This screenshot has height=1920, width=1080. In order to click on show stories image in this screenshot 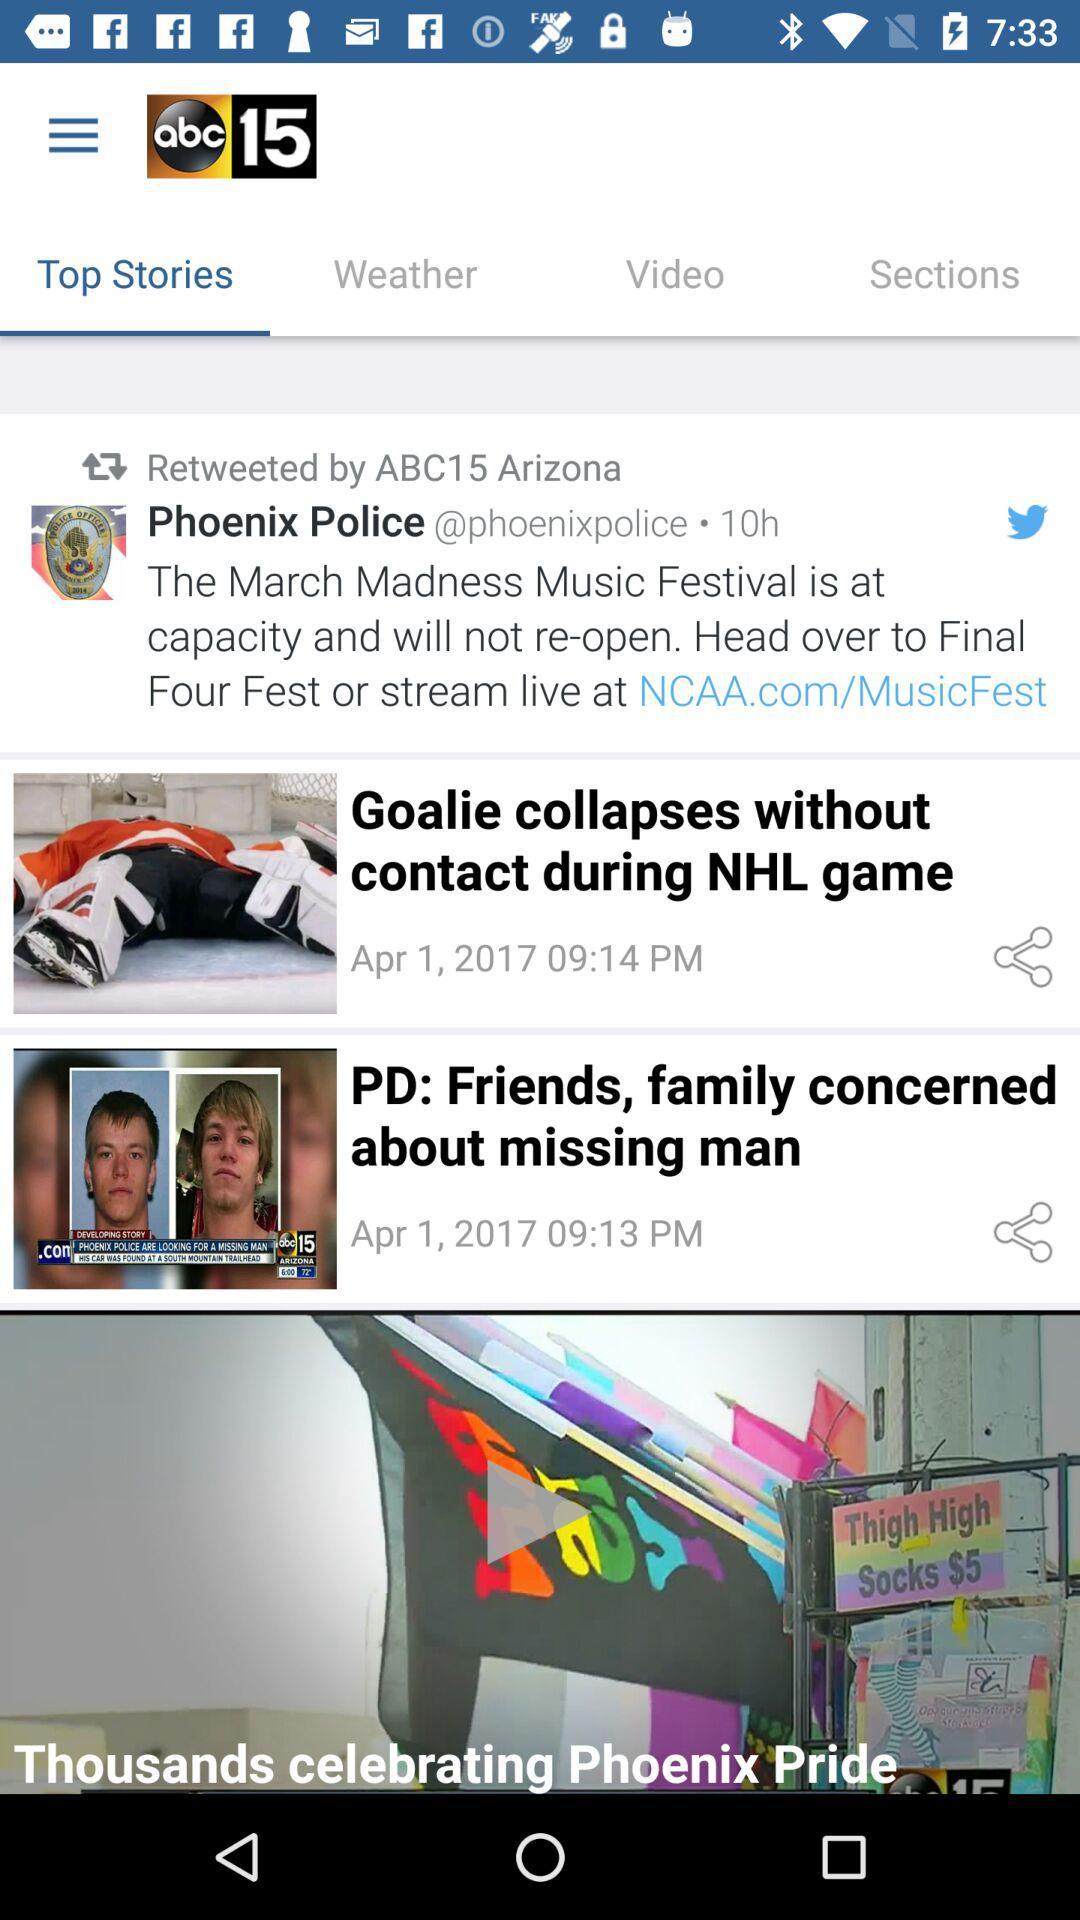, I will do `click(174, 892)`.